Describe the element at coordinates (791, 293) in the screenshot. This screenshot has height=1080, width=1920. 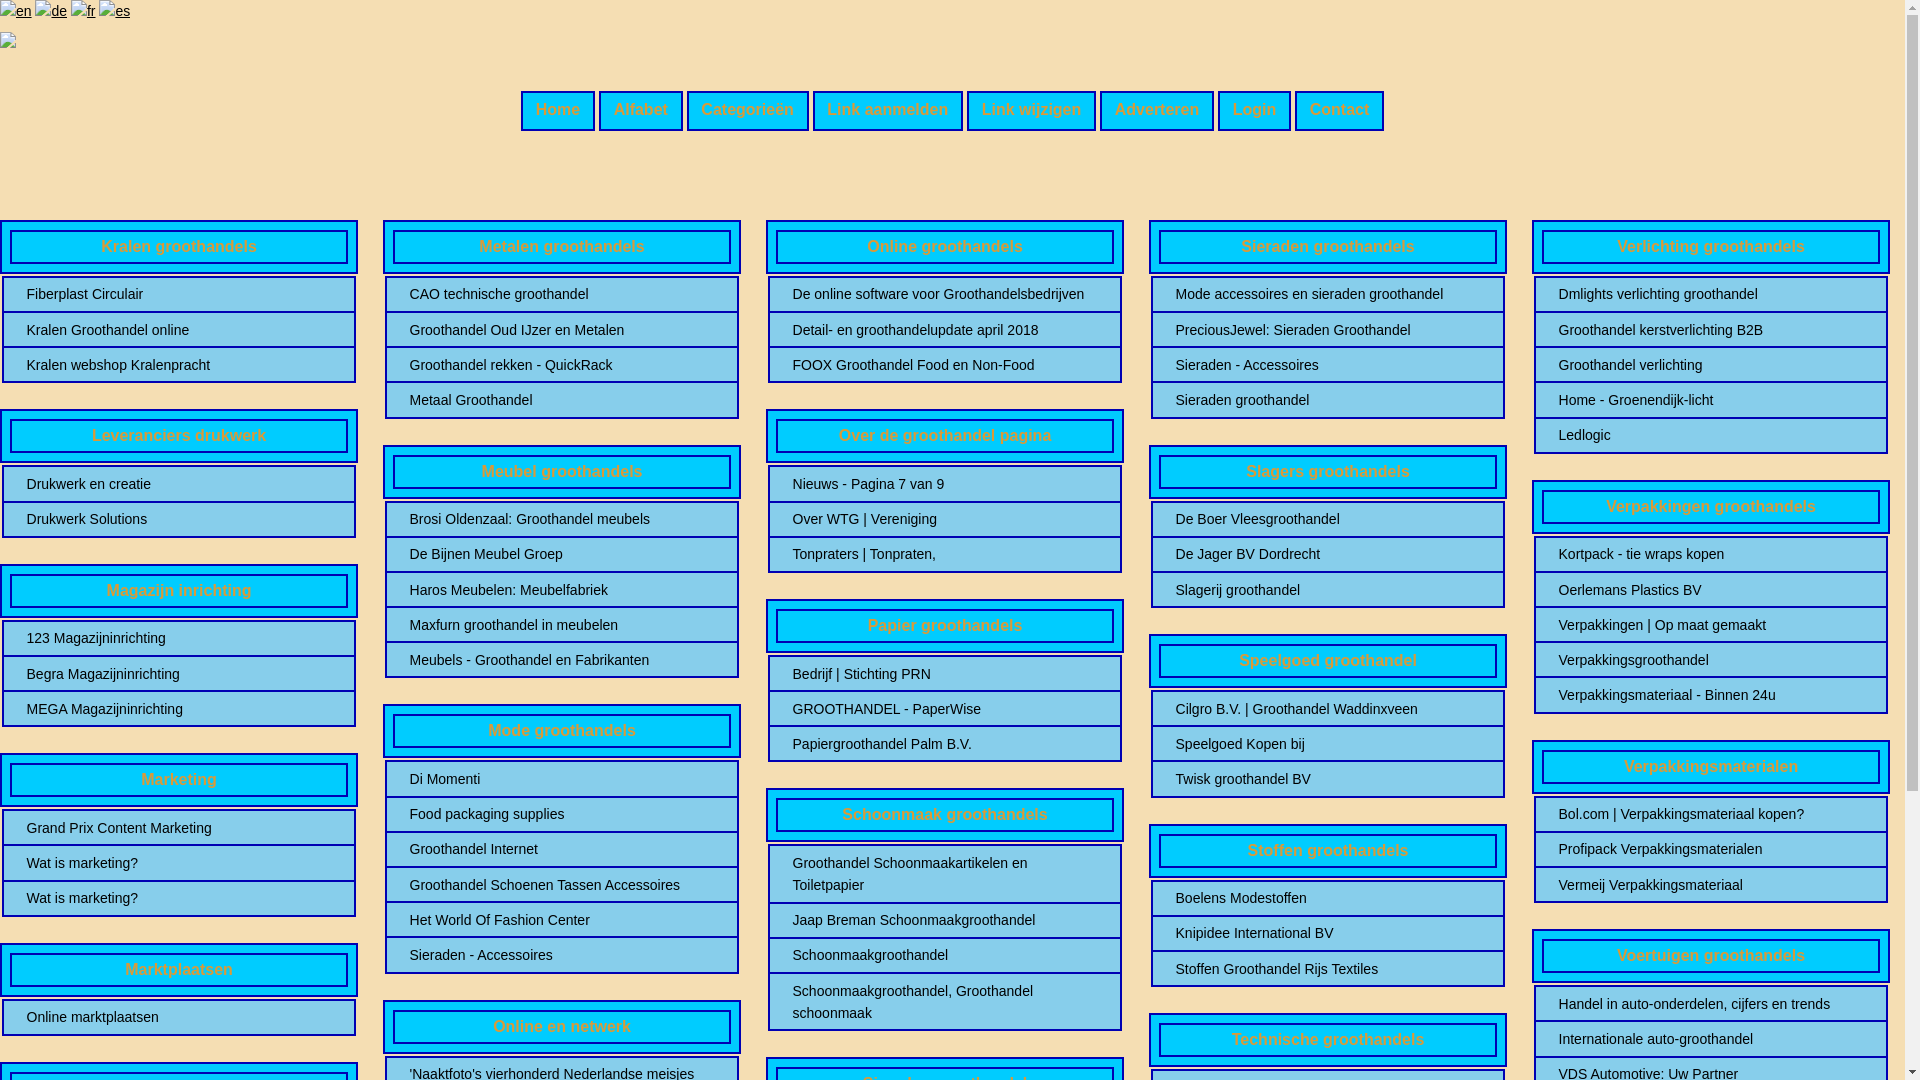
I see `'De online software voor Groothandelsbedrijven'` at that location.